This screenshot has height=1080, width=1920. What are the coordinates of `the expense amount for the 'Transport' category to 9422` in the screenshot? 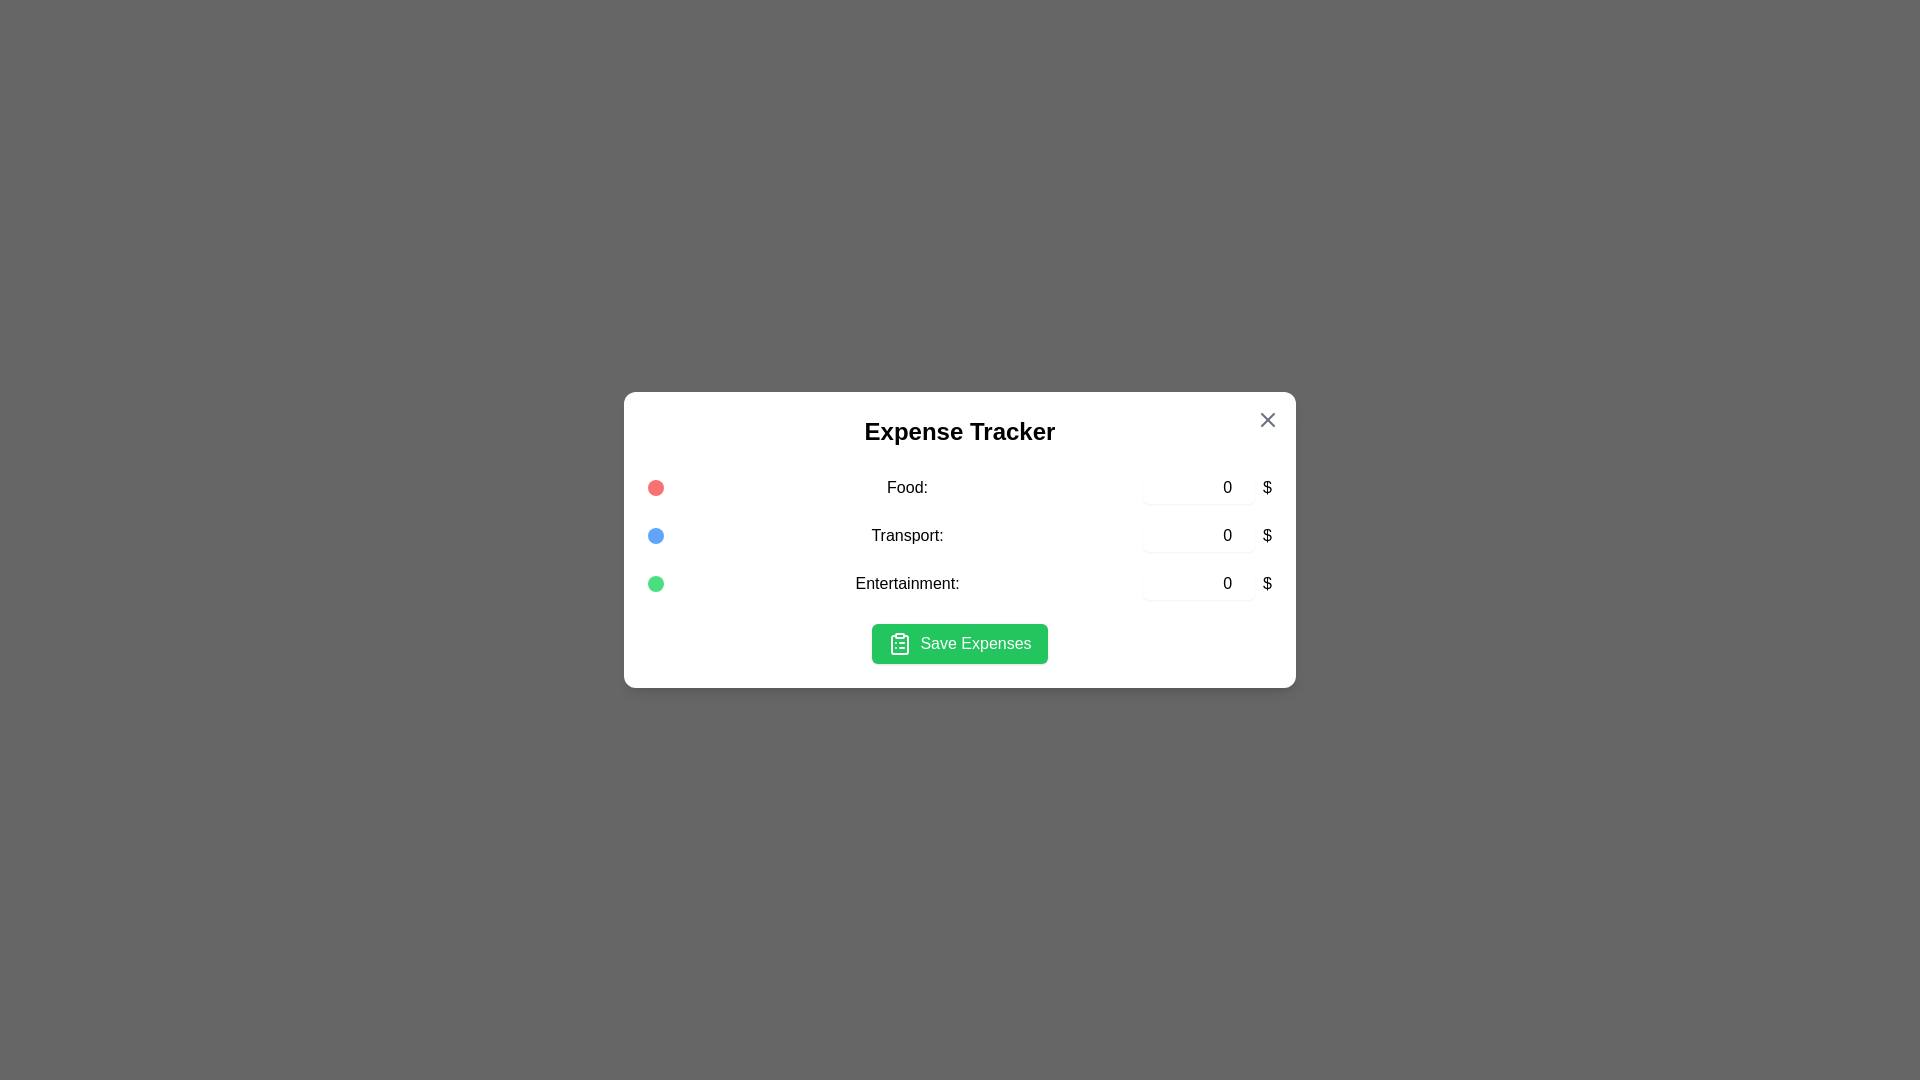 It's located at (1199, 535).